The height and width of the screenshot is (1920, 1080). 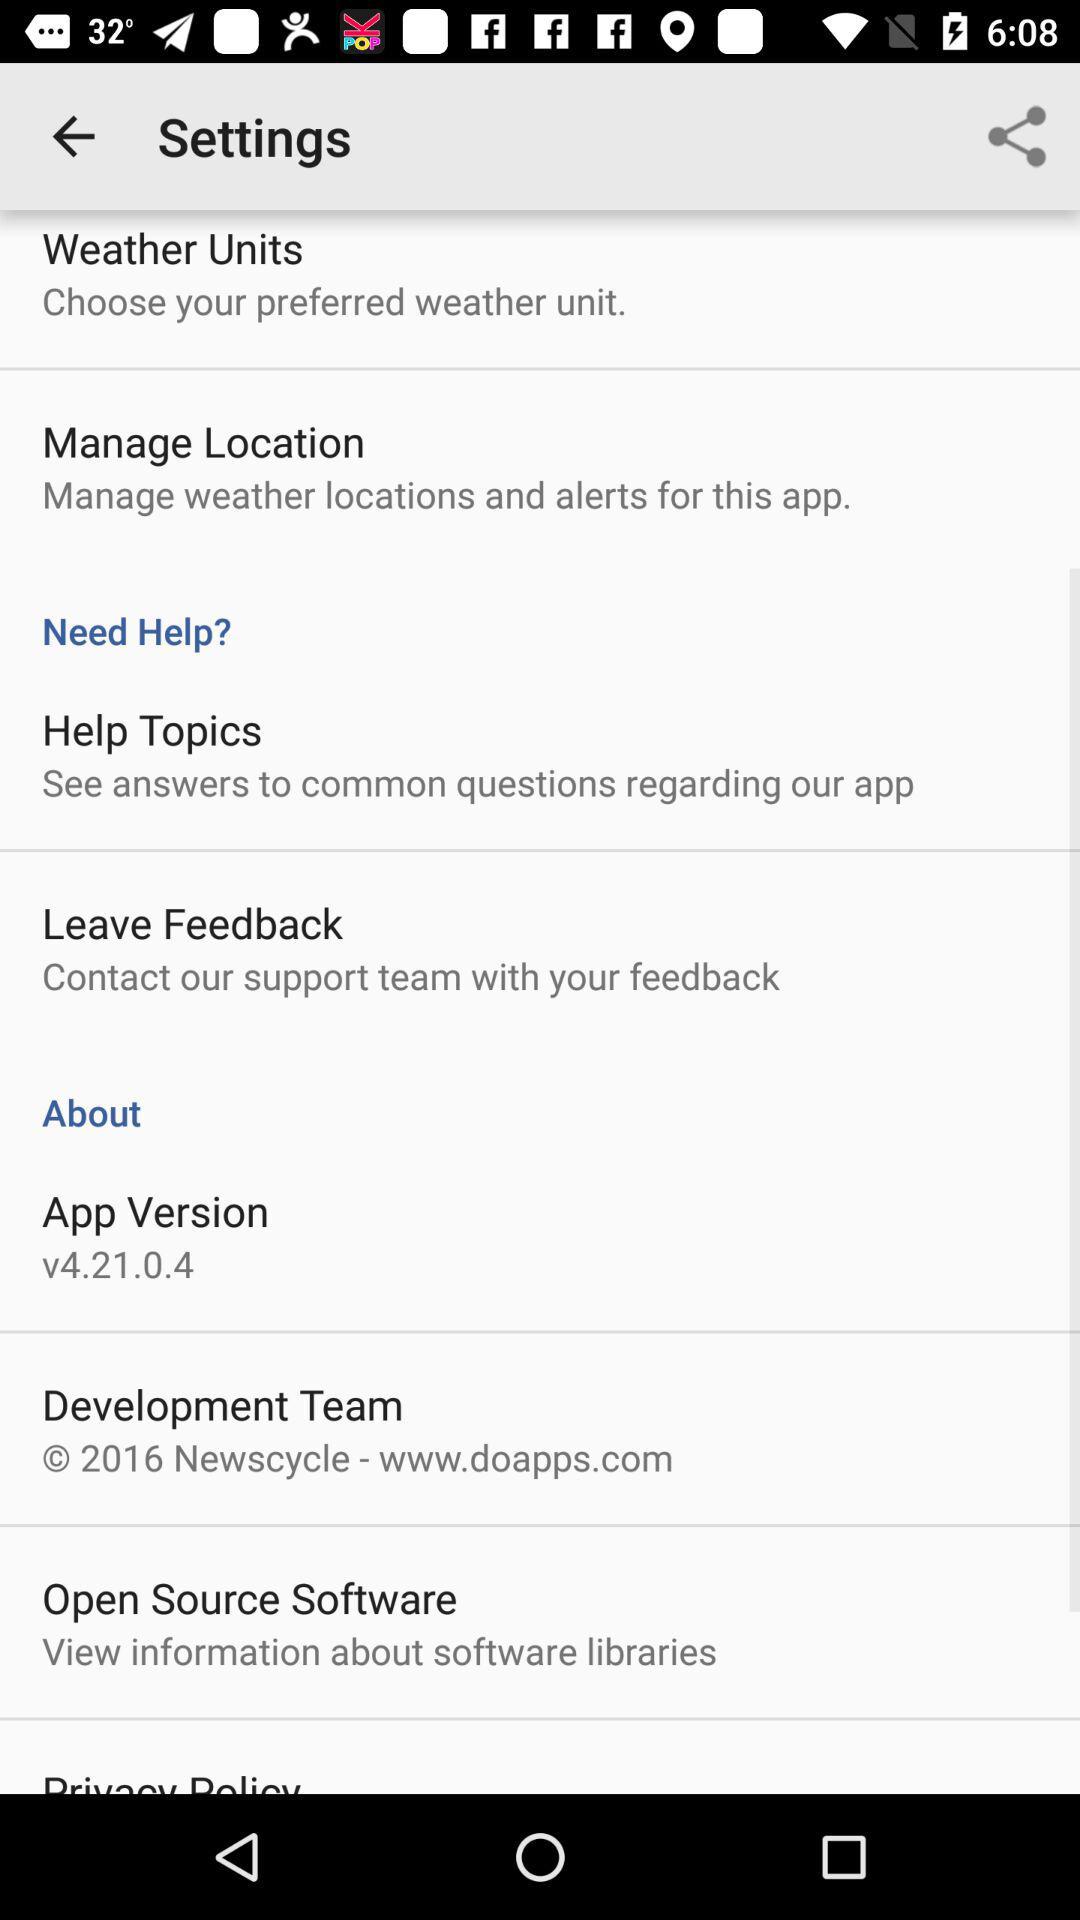 I want to click on the need help?, so click(x=540, y=608).